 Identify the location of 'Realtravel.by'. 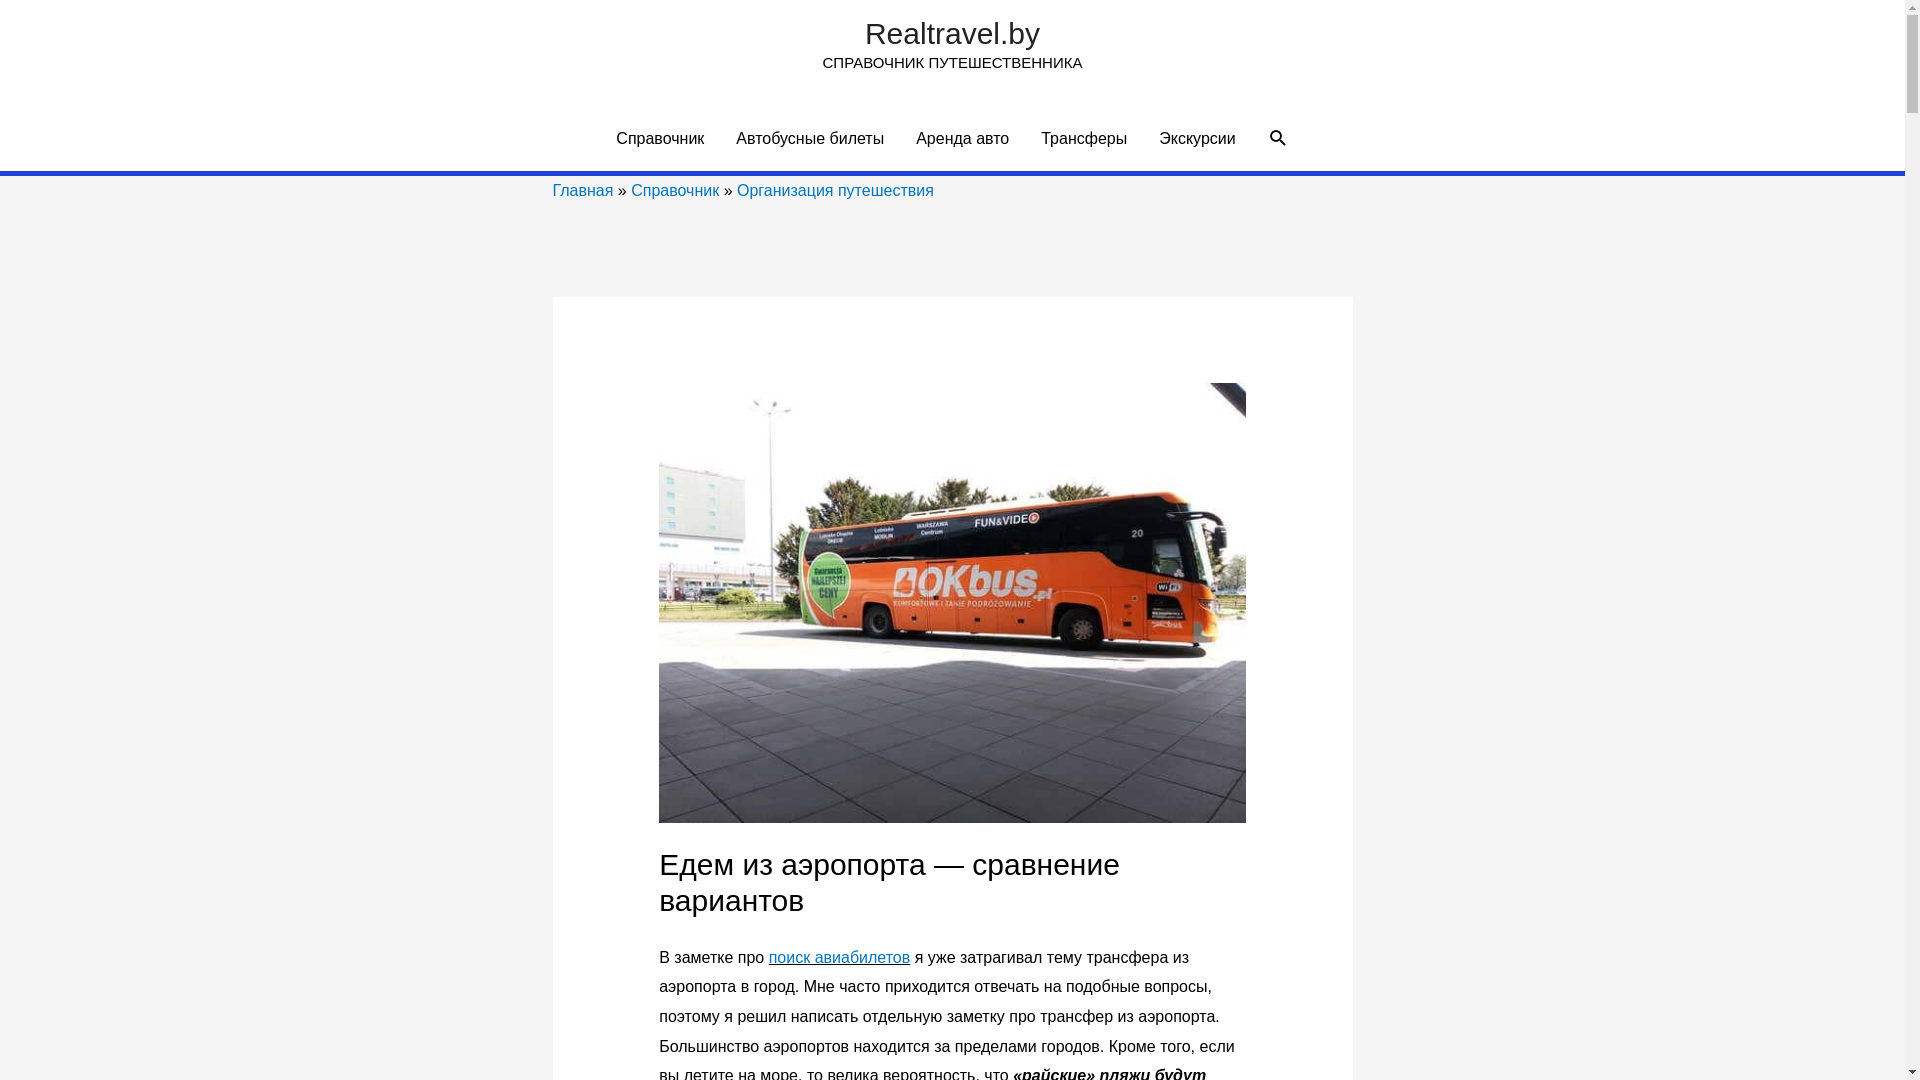
(951, 33).